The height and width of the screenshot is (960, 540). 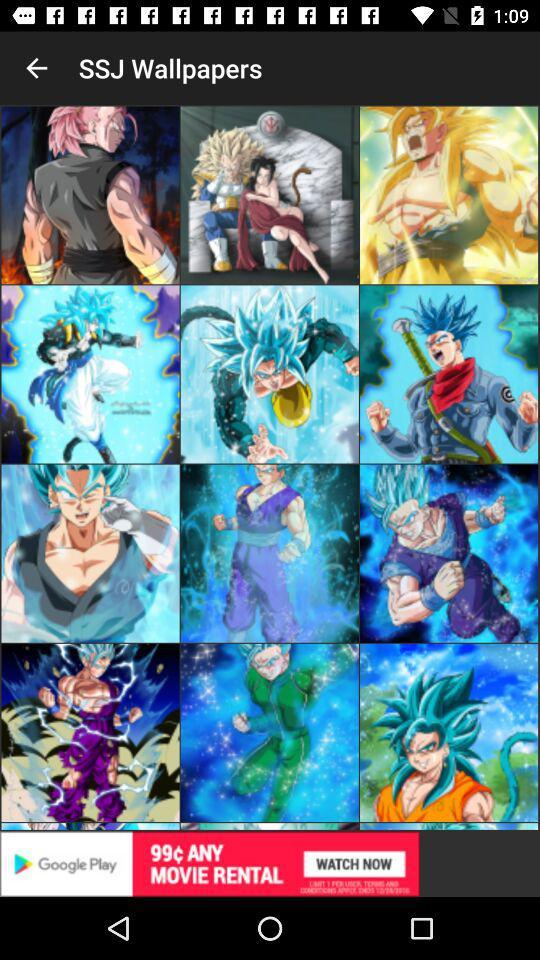 I want to click on the middle second image from bottom of page, so click(x=270, y=554).